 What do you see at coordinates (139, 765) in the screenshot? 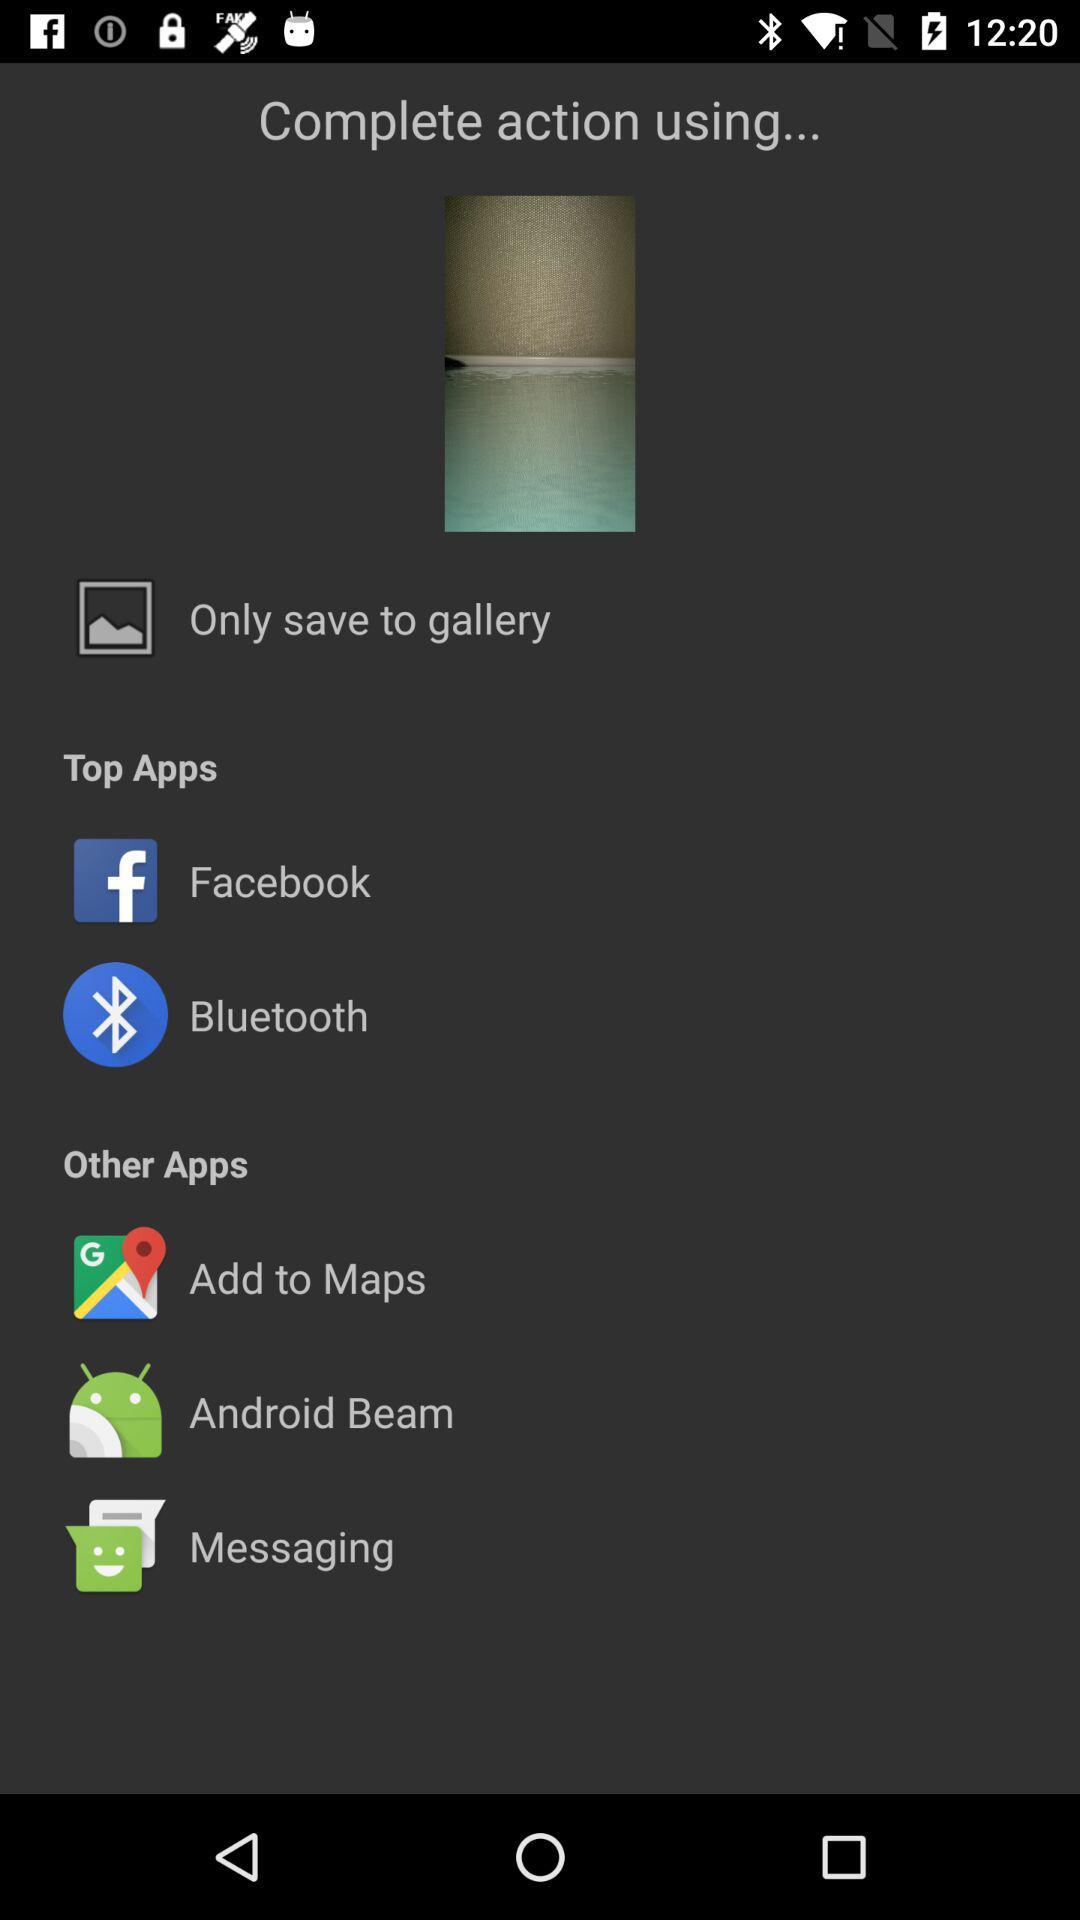
I see `the top apps` at bounding box center [139, 765].